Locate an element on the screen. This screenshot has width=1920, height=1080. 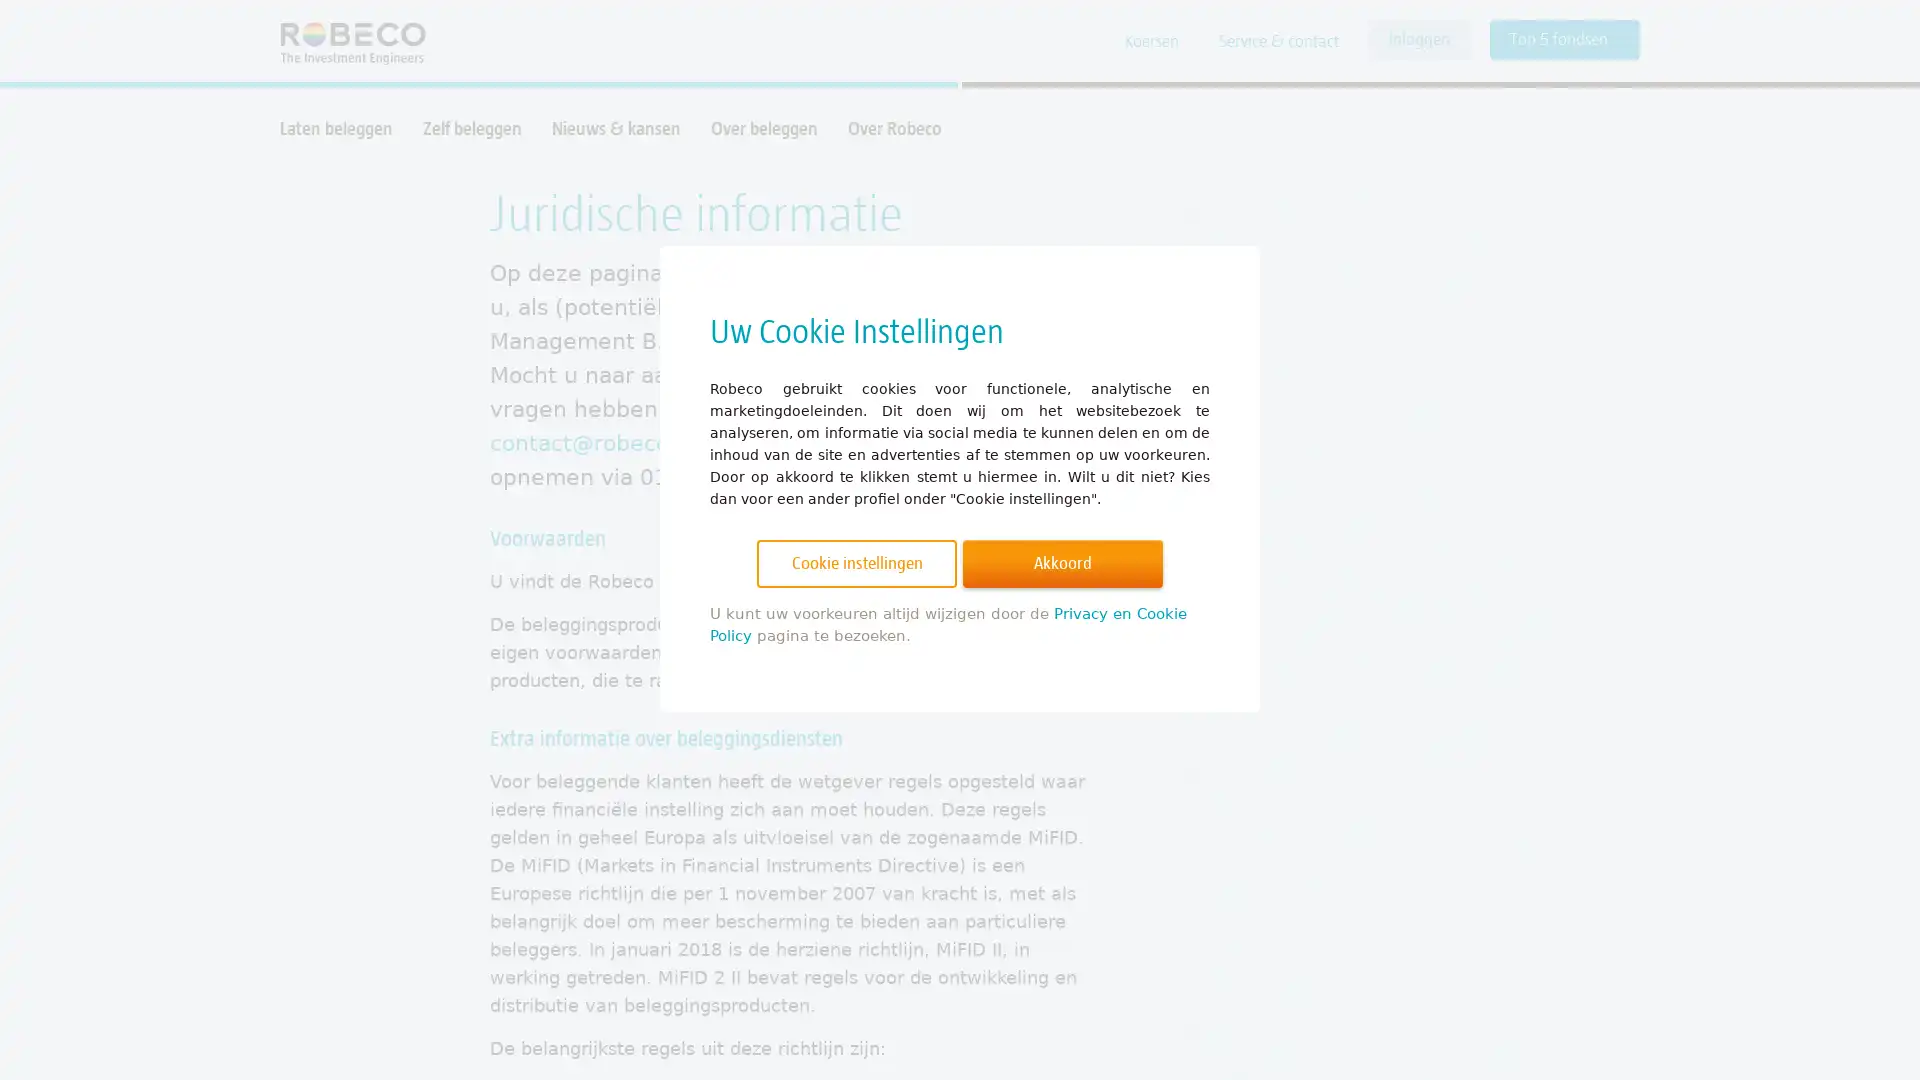
Over Robeco is located at coordinates (893, 128).